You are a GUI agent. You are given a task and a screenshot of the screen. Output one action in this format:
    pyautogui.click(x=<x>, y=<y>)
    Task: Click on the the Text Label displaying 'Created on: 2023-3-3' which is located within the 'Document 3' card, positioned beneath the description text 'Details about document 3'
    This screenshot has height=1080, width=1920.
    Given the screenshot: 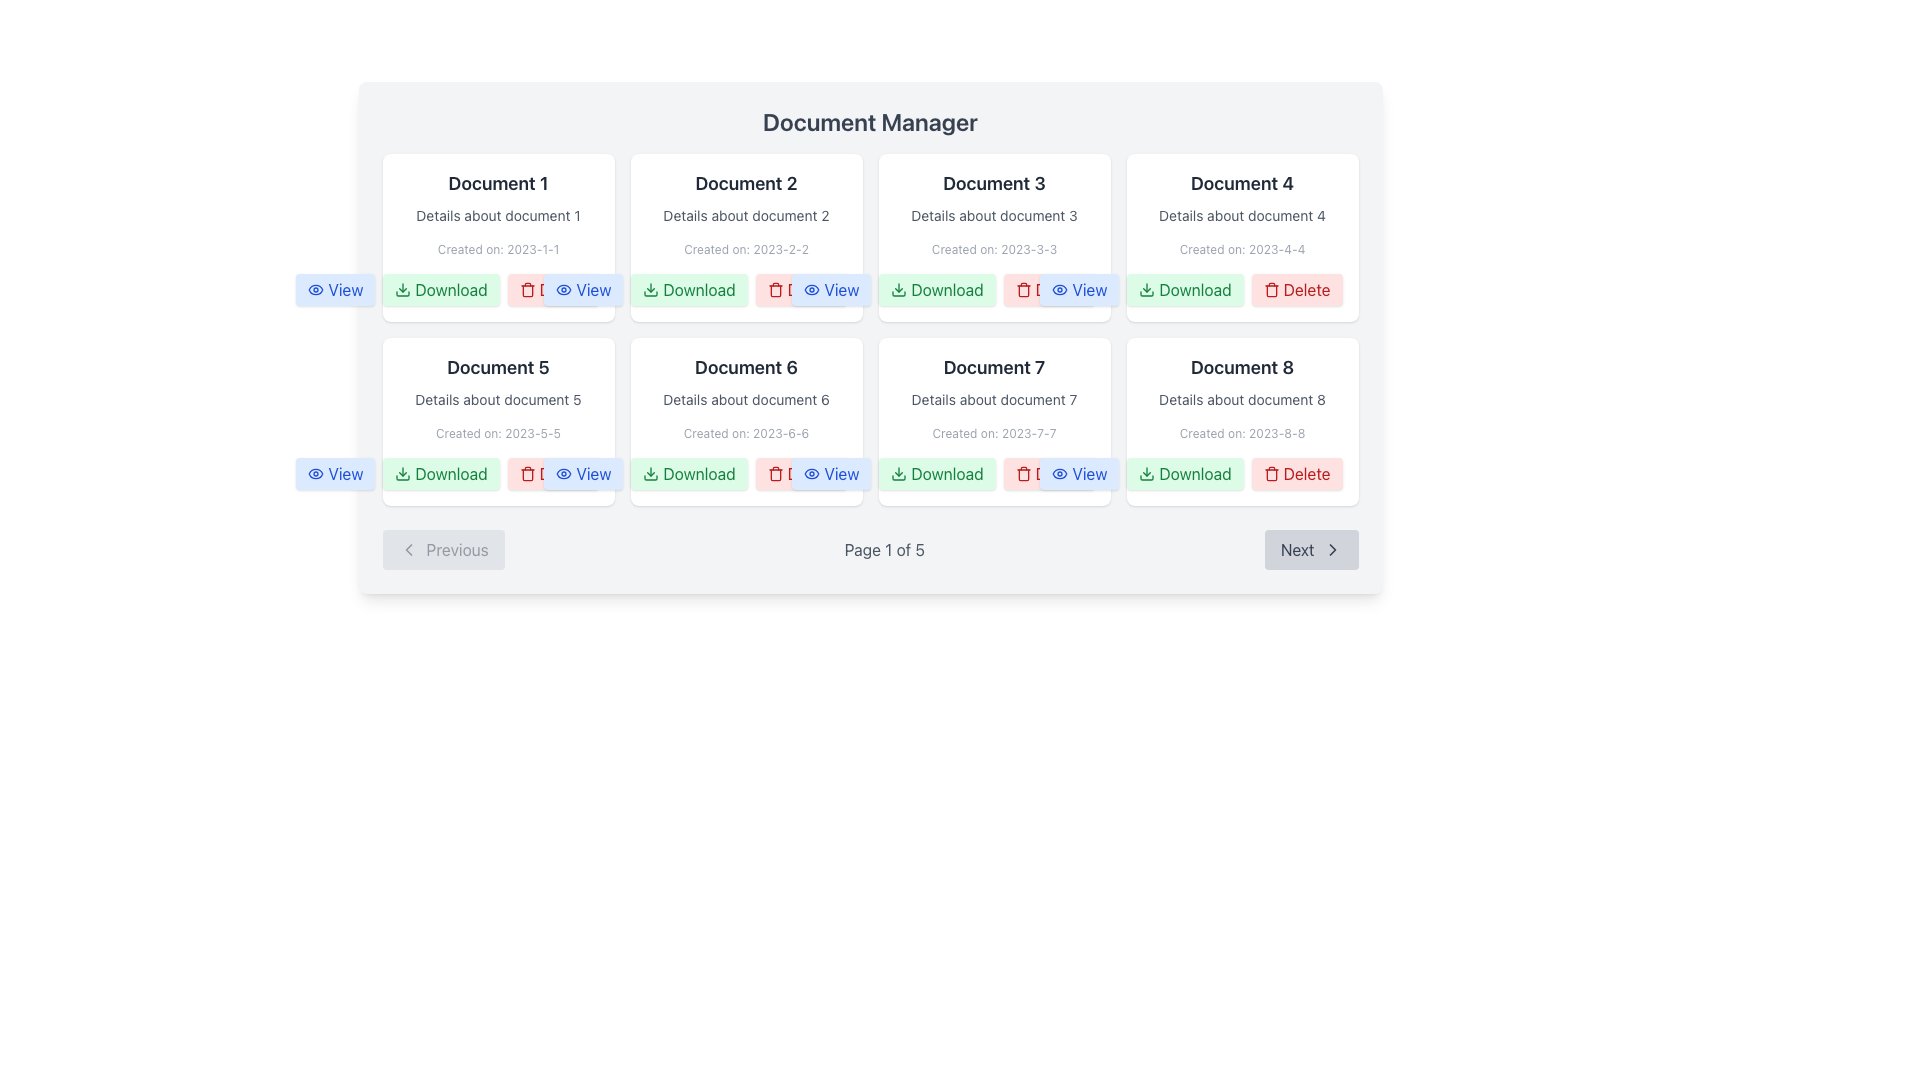 What is the action you would take?
    pyautogui.click(x=994, y=249)
    